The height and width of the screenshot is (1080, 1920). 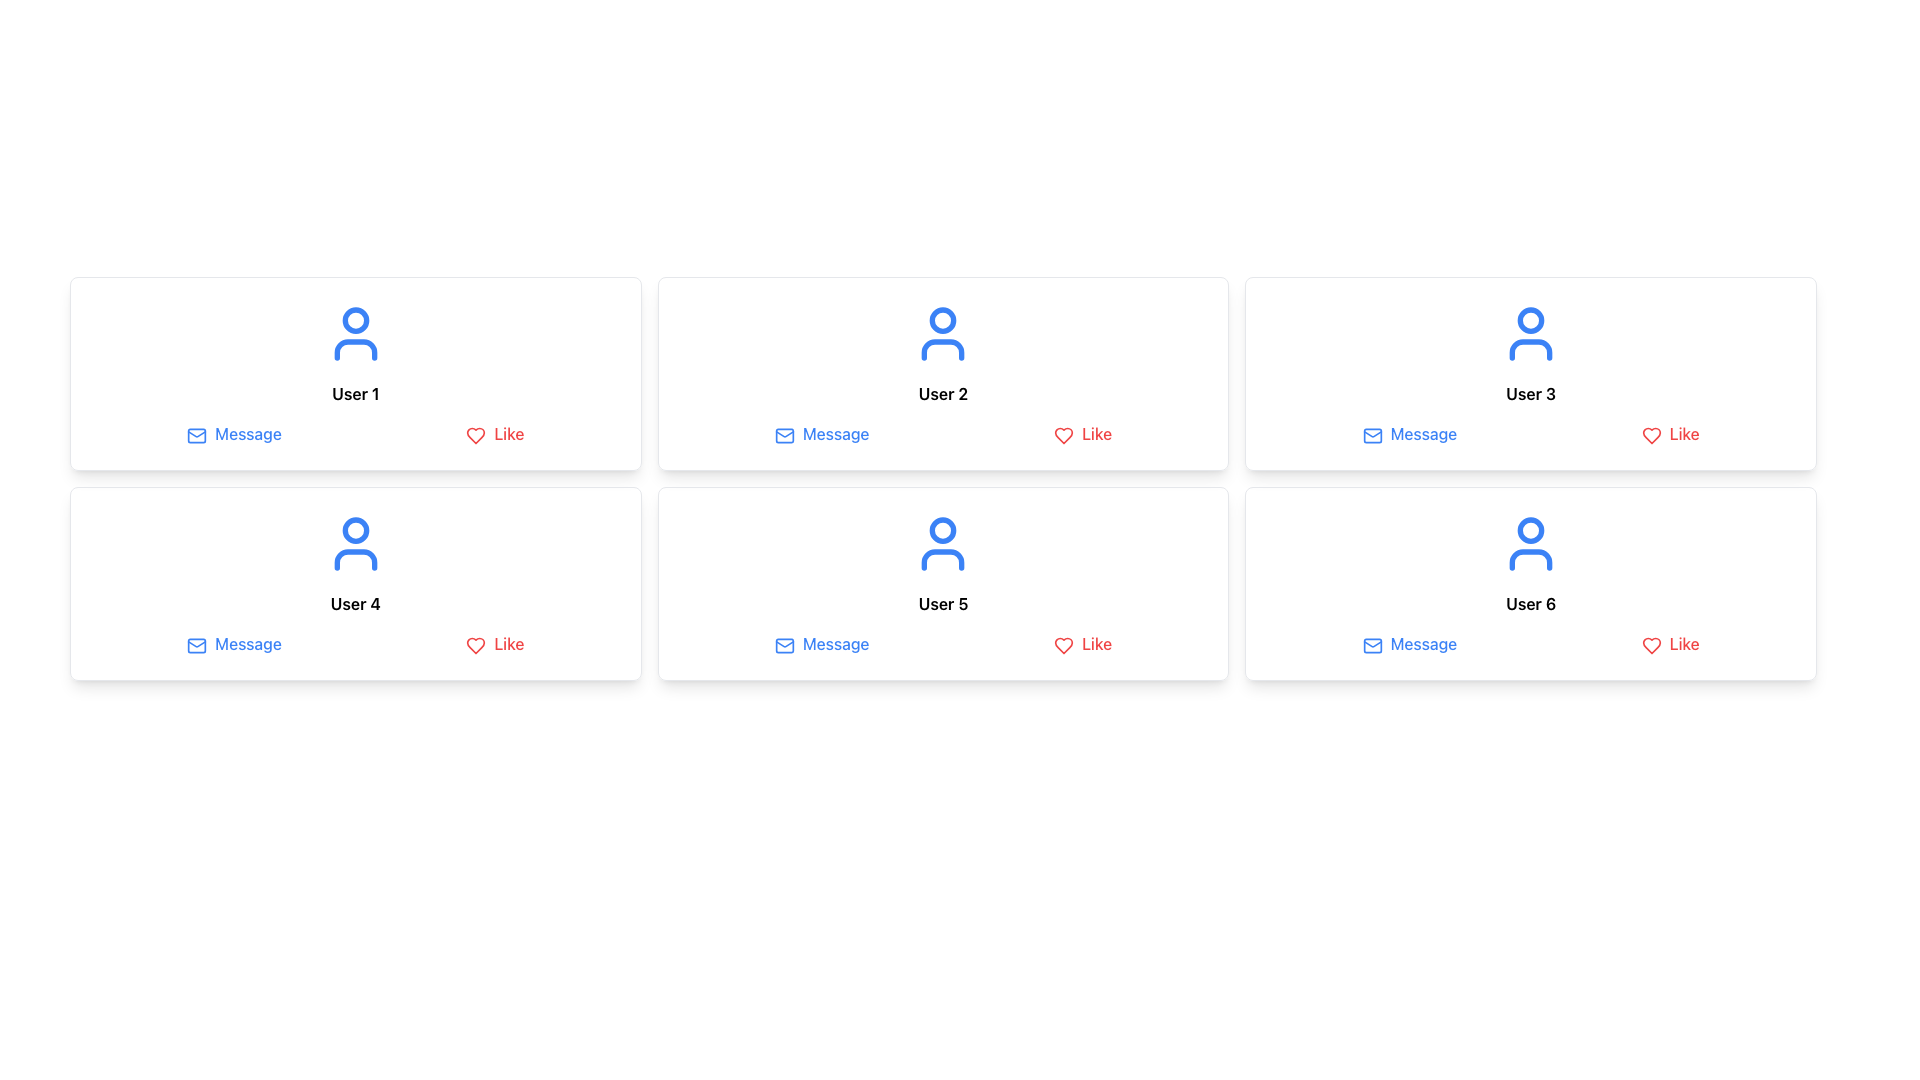 What do you see at coordinates (1408, 644) in the screenshot?
I see `the hyperlink labeled 'Message' with an envelope icon located under 'User 6'` at bounding box center [1408, 644].